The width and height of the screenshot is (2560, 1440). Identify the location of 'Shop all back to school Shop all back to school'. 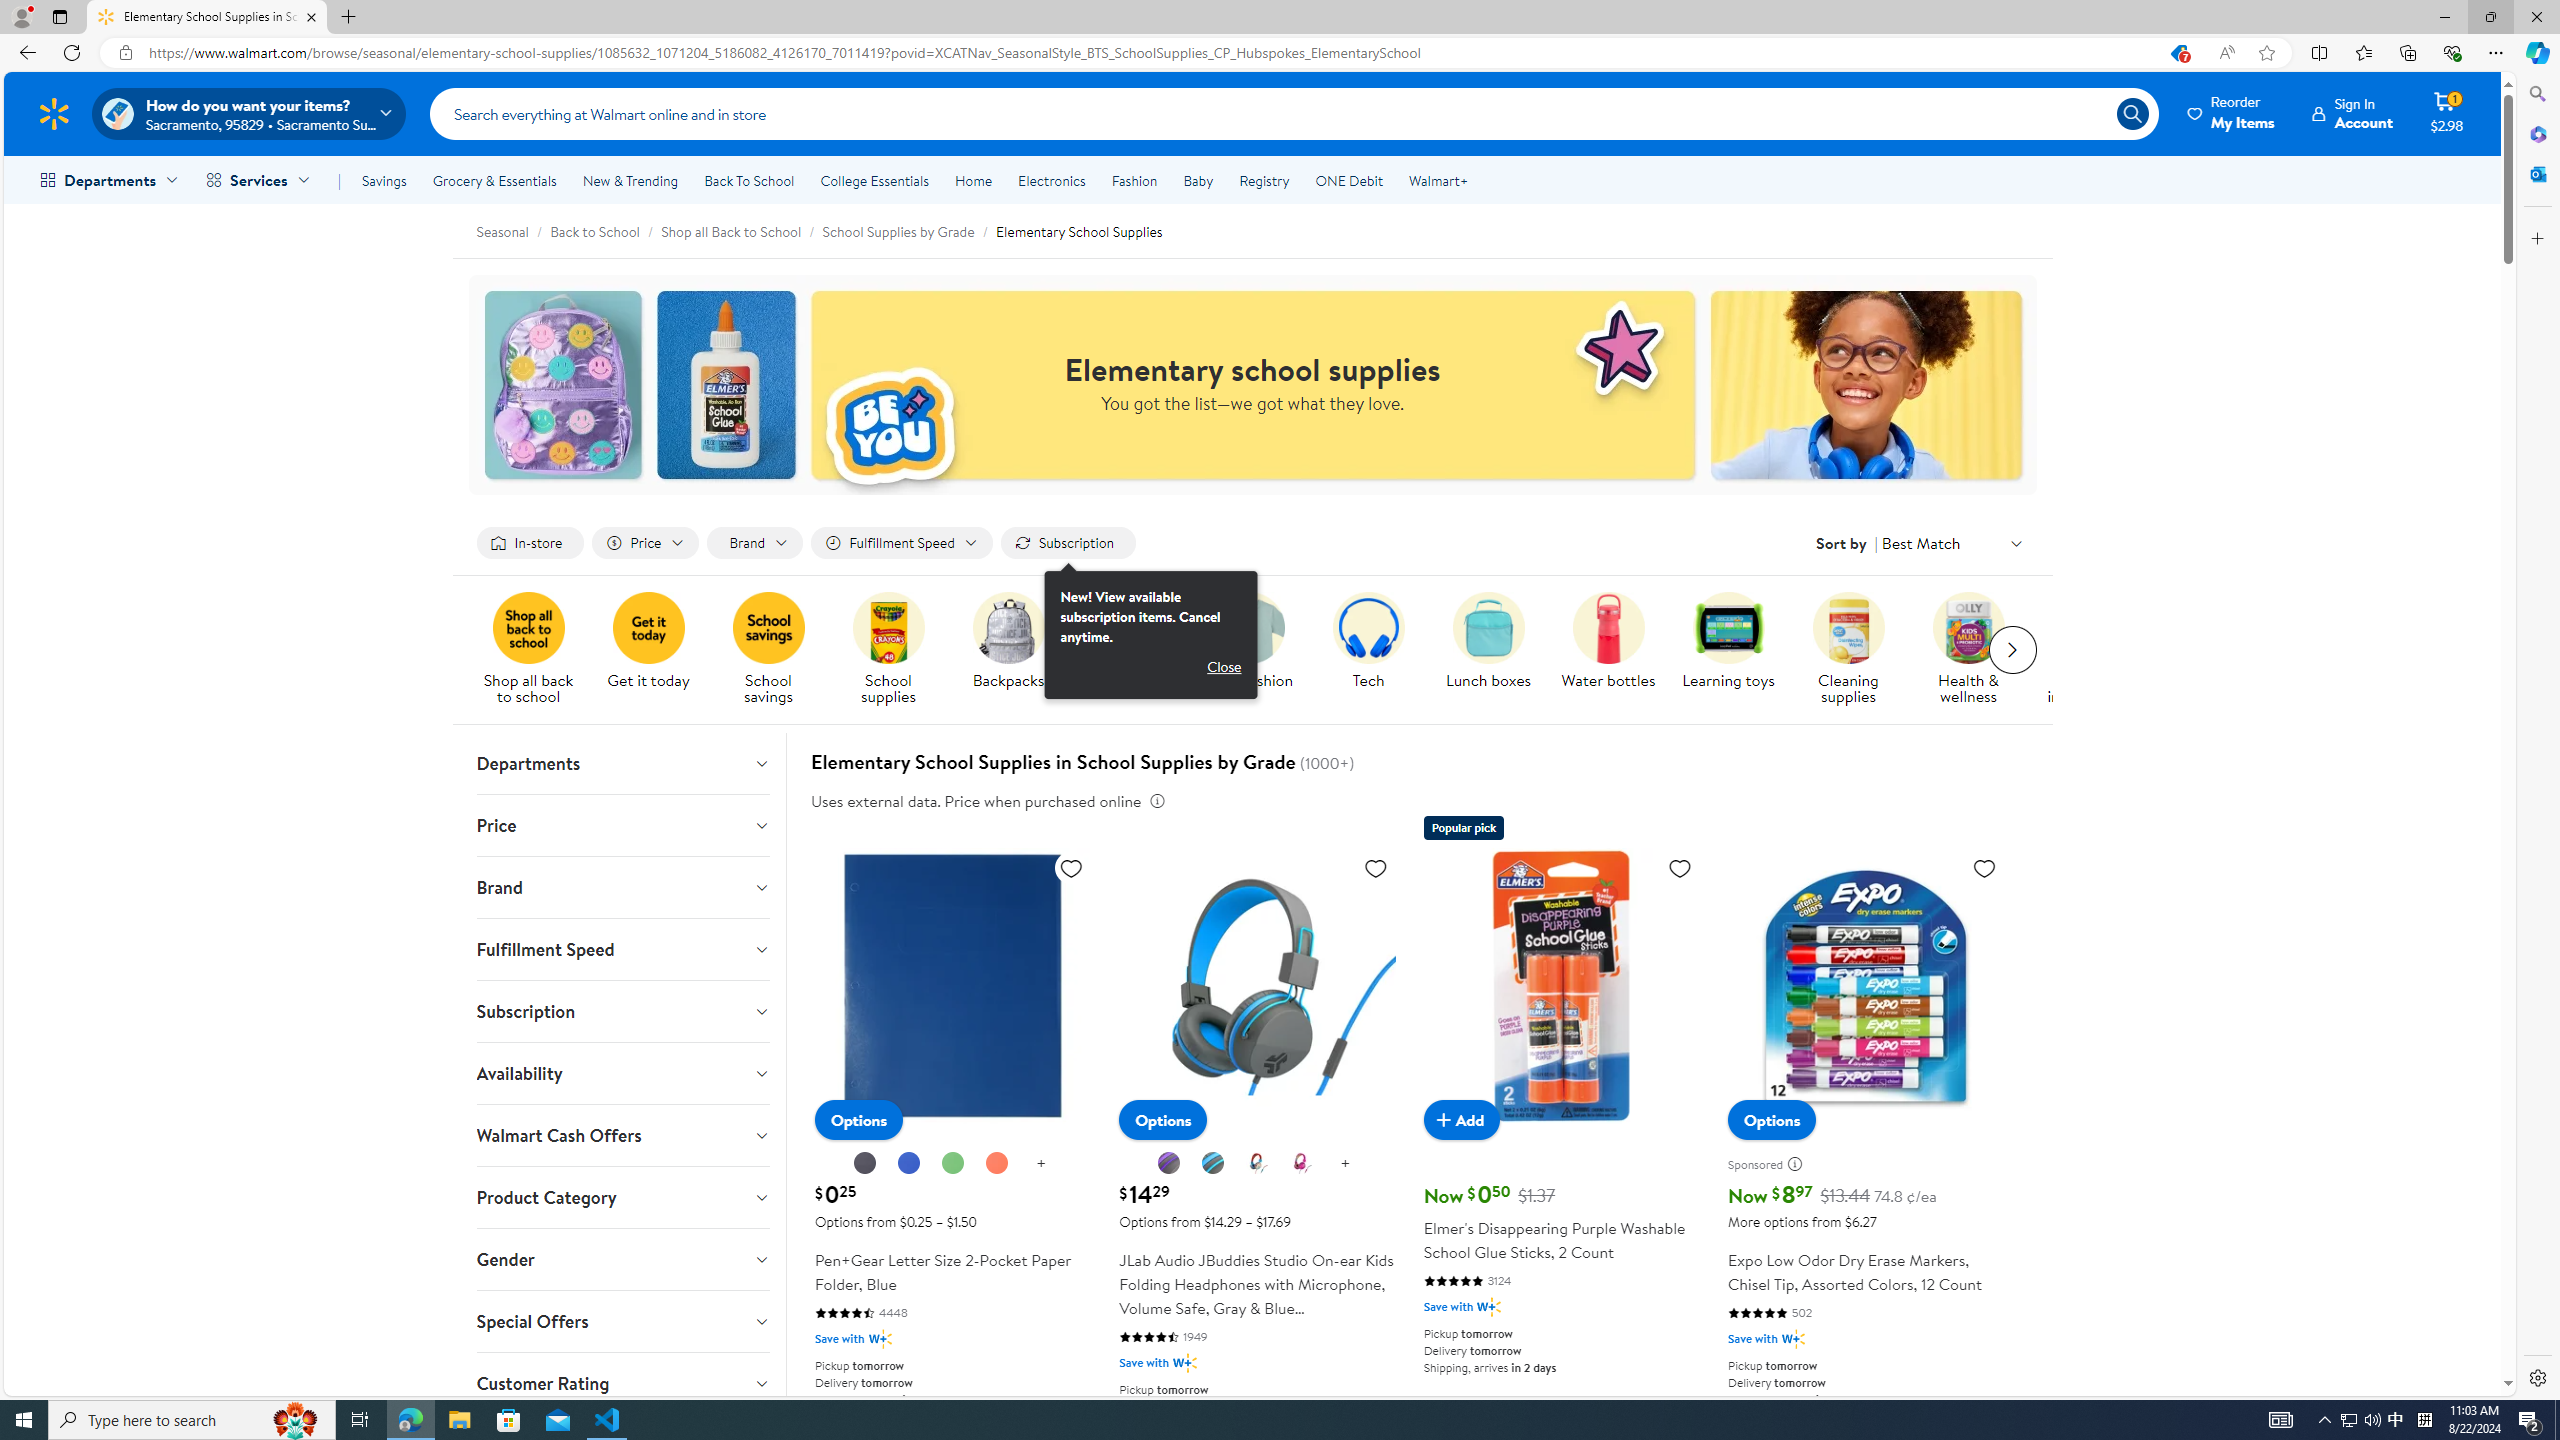
(527, 650).